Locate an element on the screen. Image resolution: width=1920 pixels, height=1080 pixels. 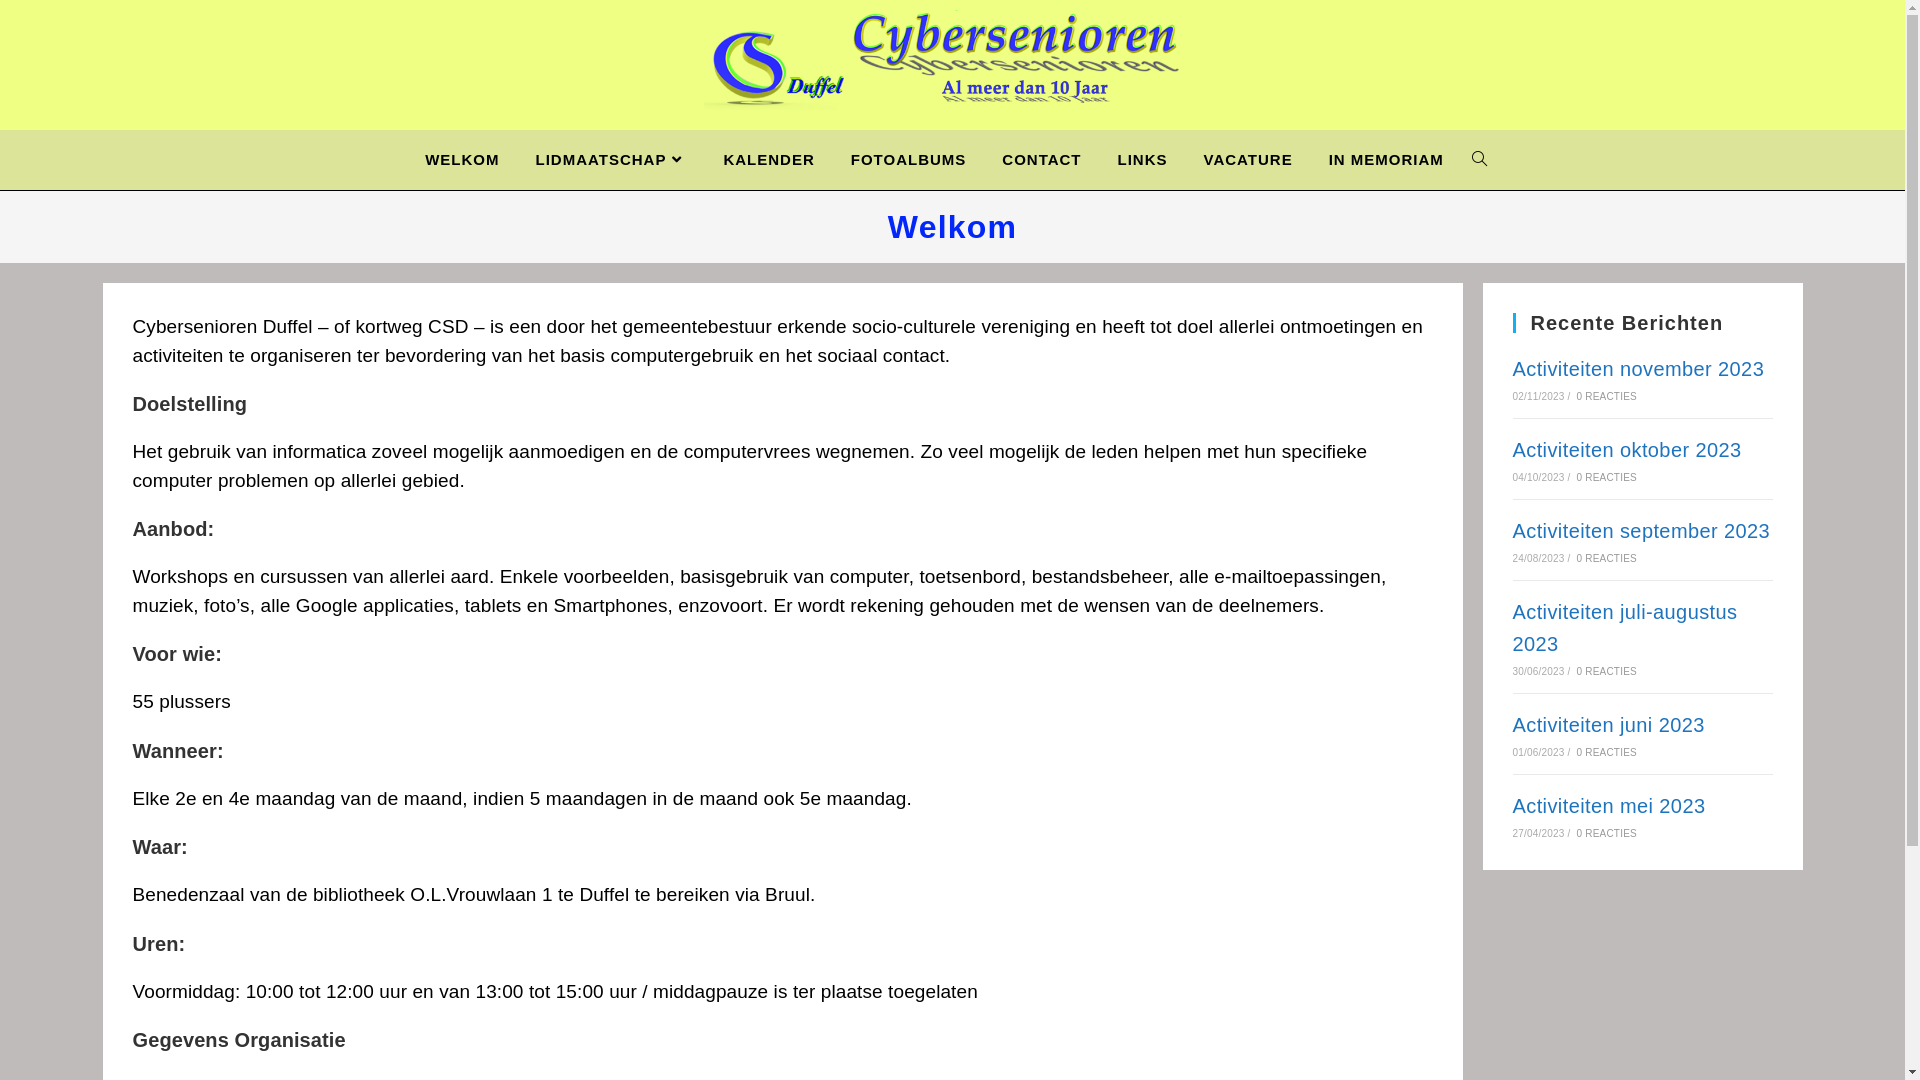
'VACATURE' is located at coordinates (1247, 158).